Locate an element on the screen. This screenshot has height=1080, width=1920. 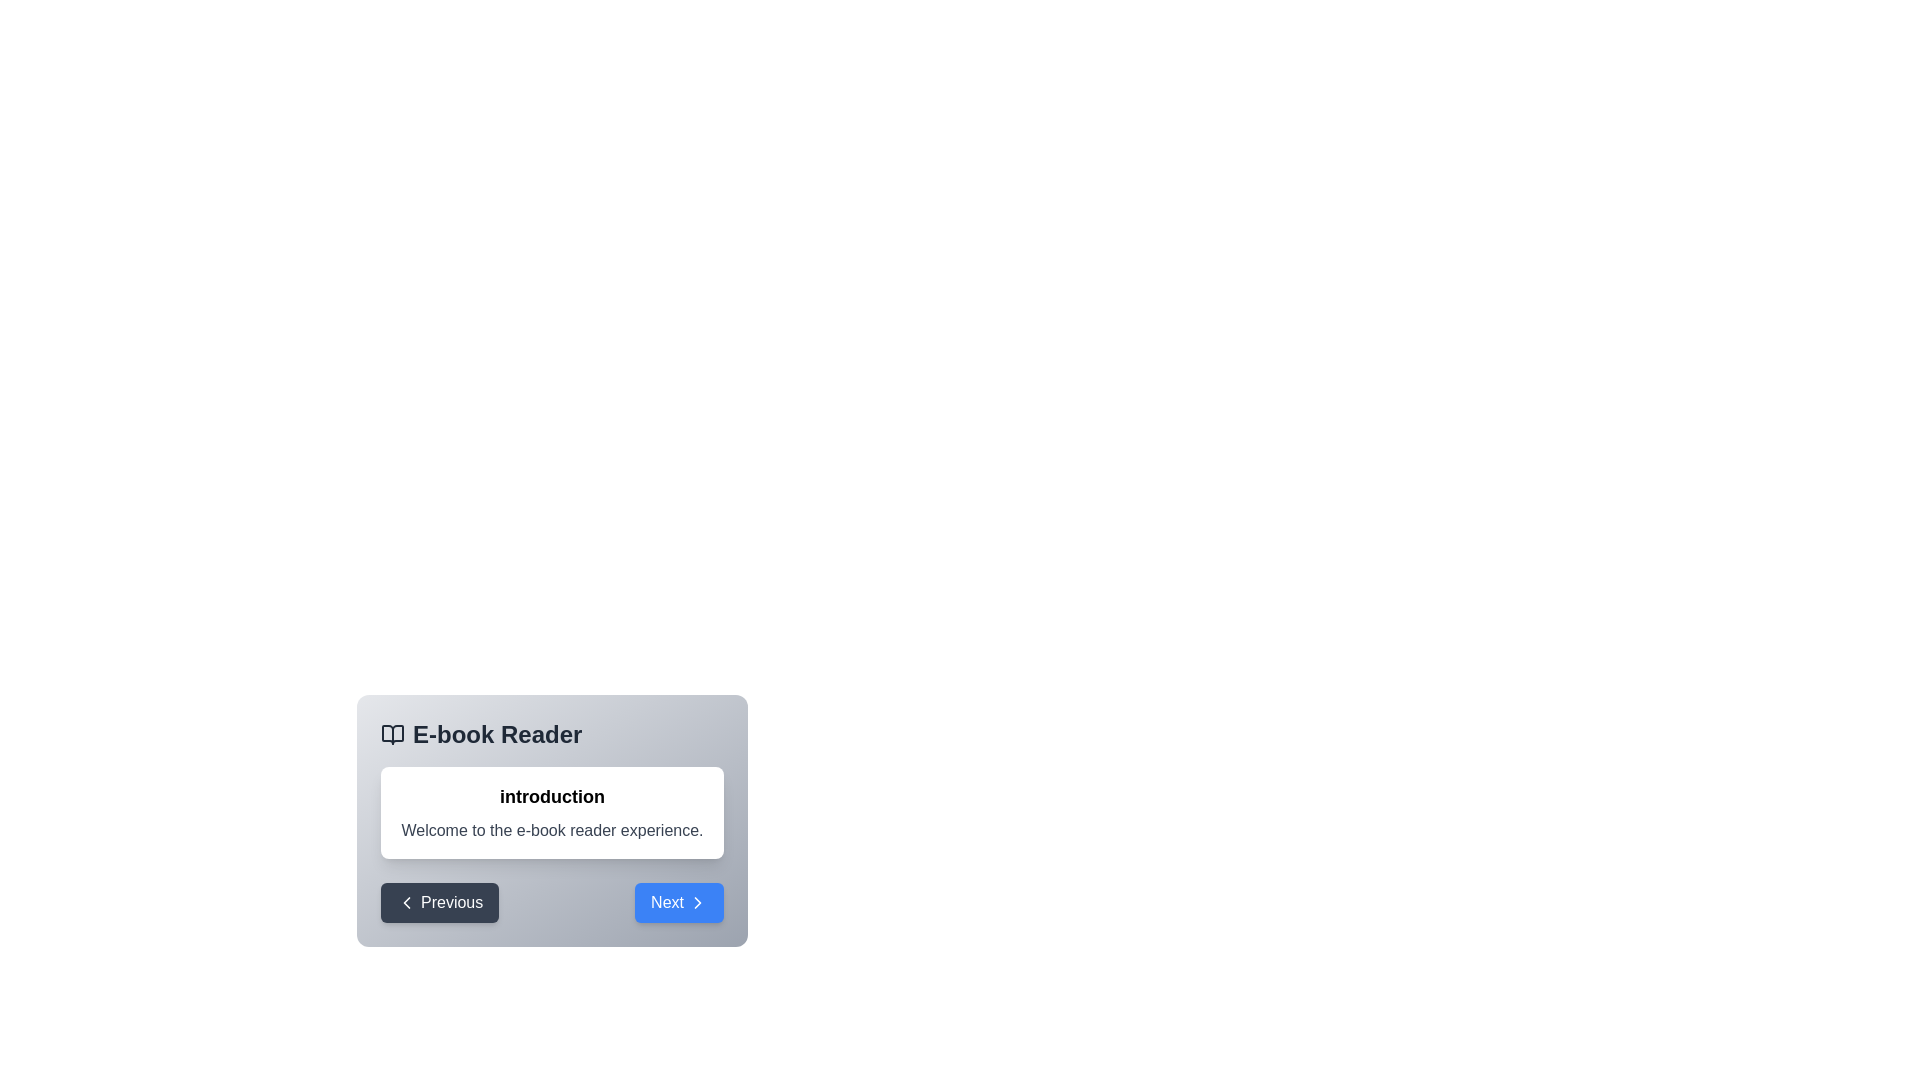
the decorative icon associated with the 'E-book Reader' header, which is positioned at the far left of the header section is located at coordinates (393, 735).